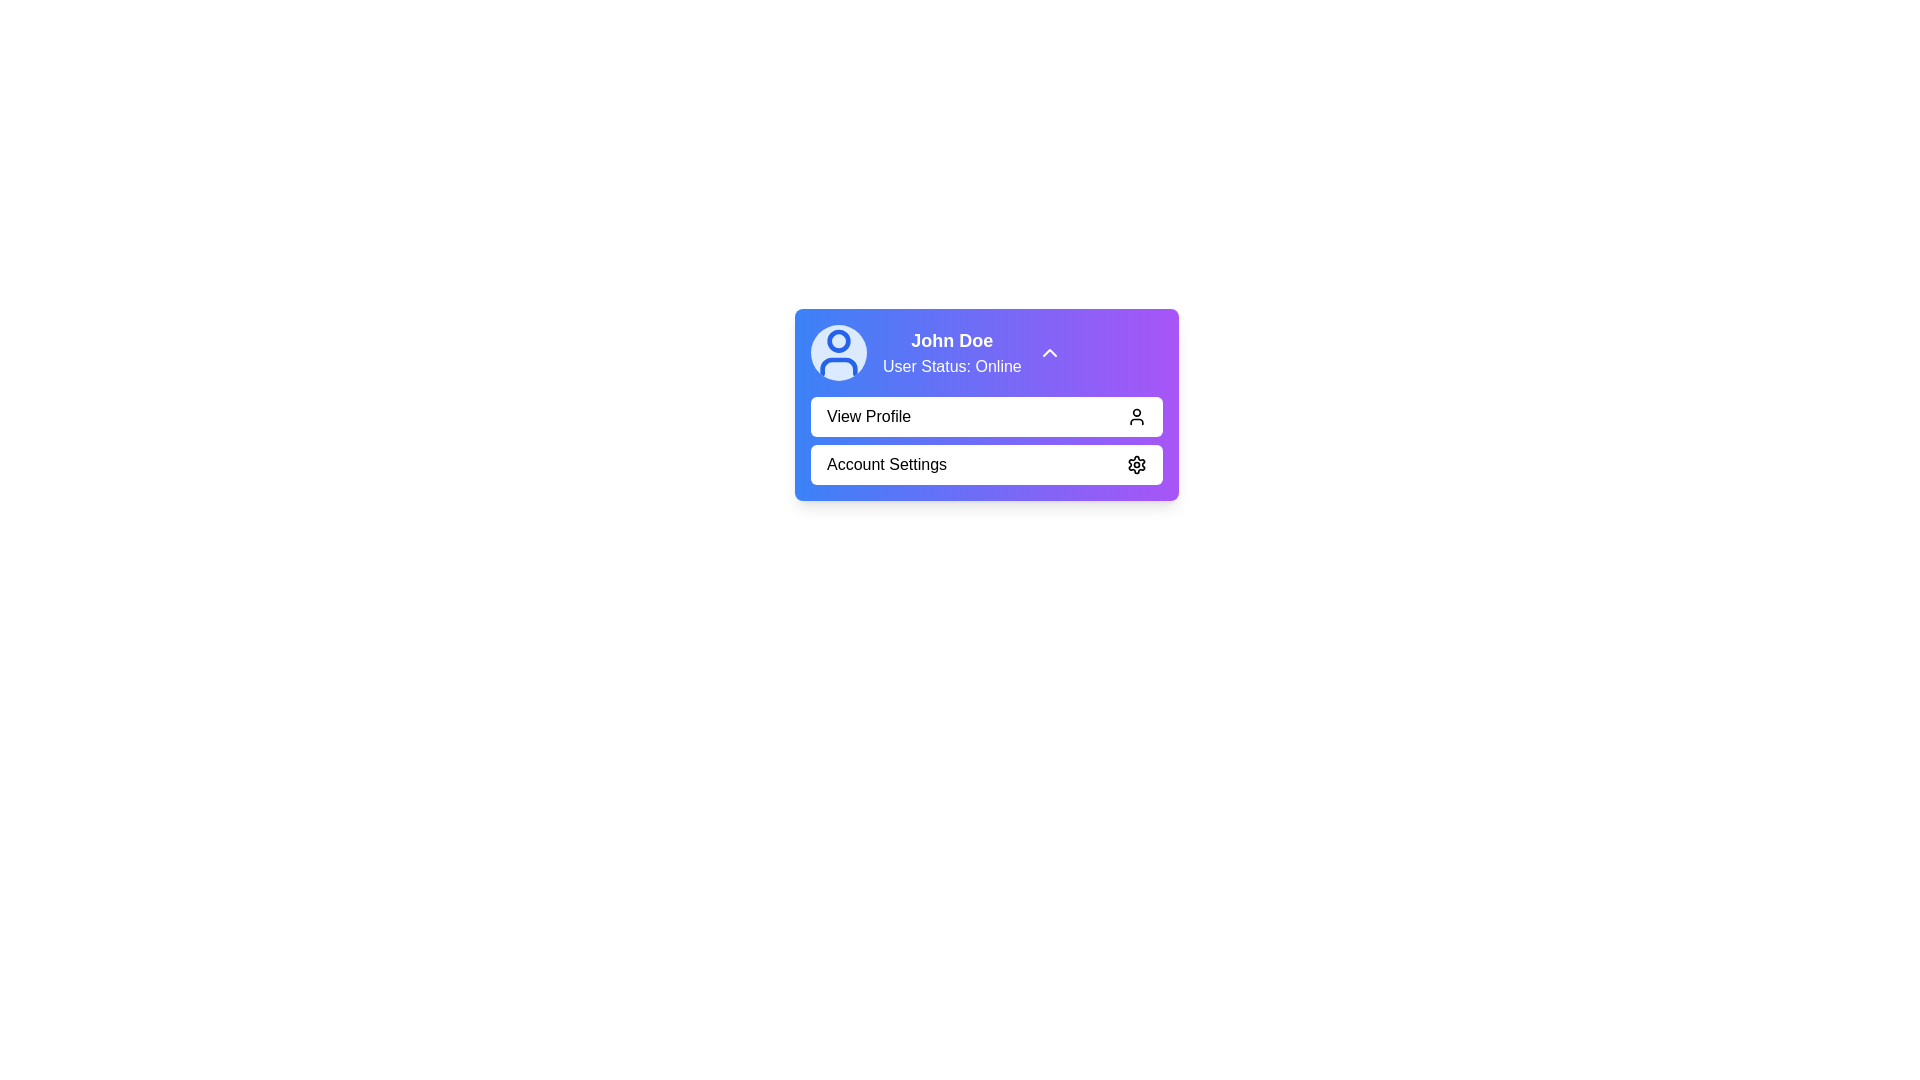 The width and height of the screenshot is (1920, 1080). I want to click on the navigation button located at the top of the dropdown list, so click(987, 415).